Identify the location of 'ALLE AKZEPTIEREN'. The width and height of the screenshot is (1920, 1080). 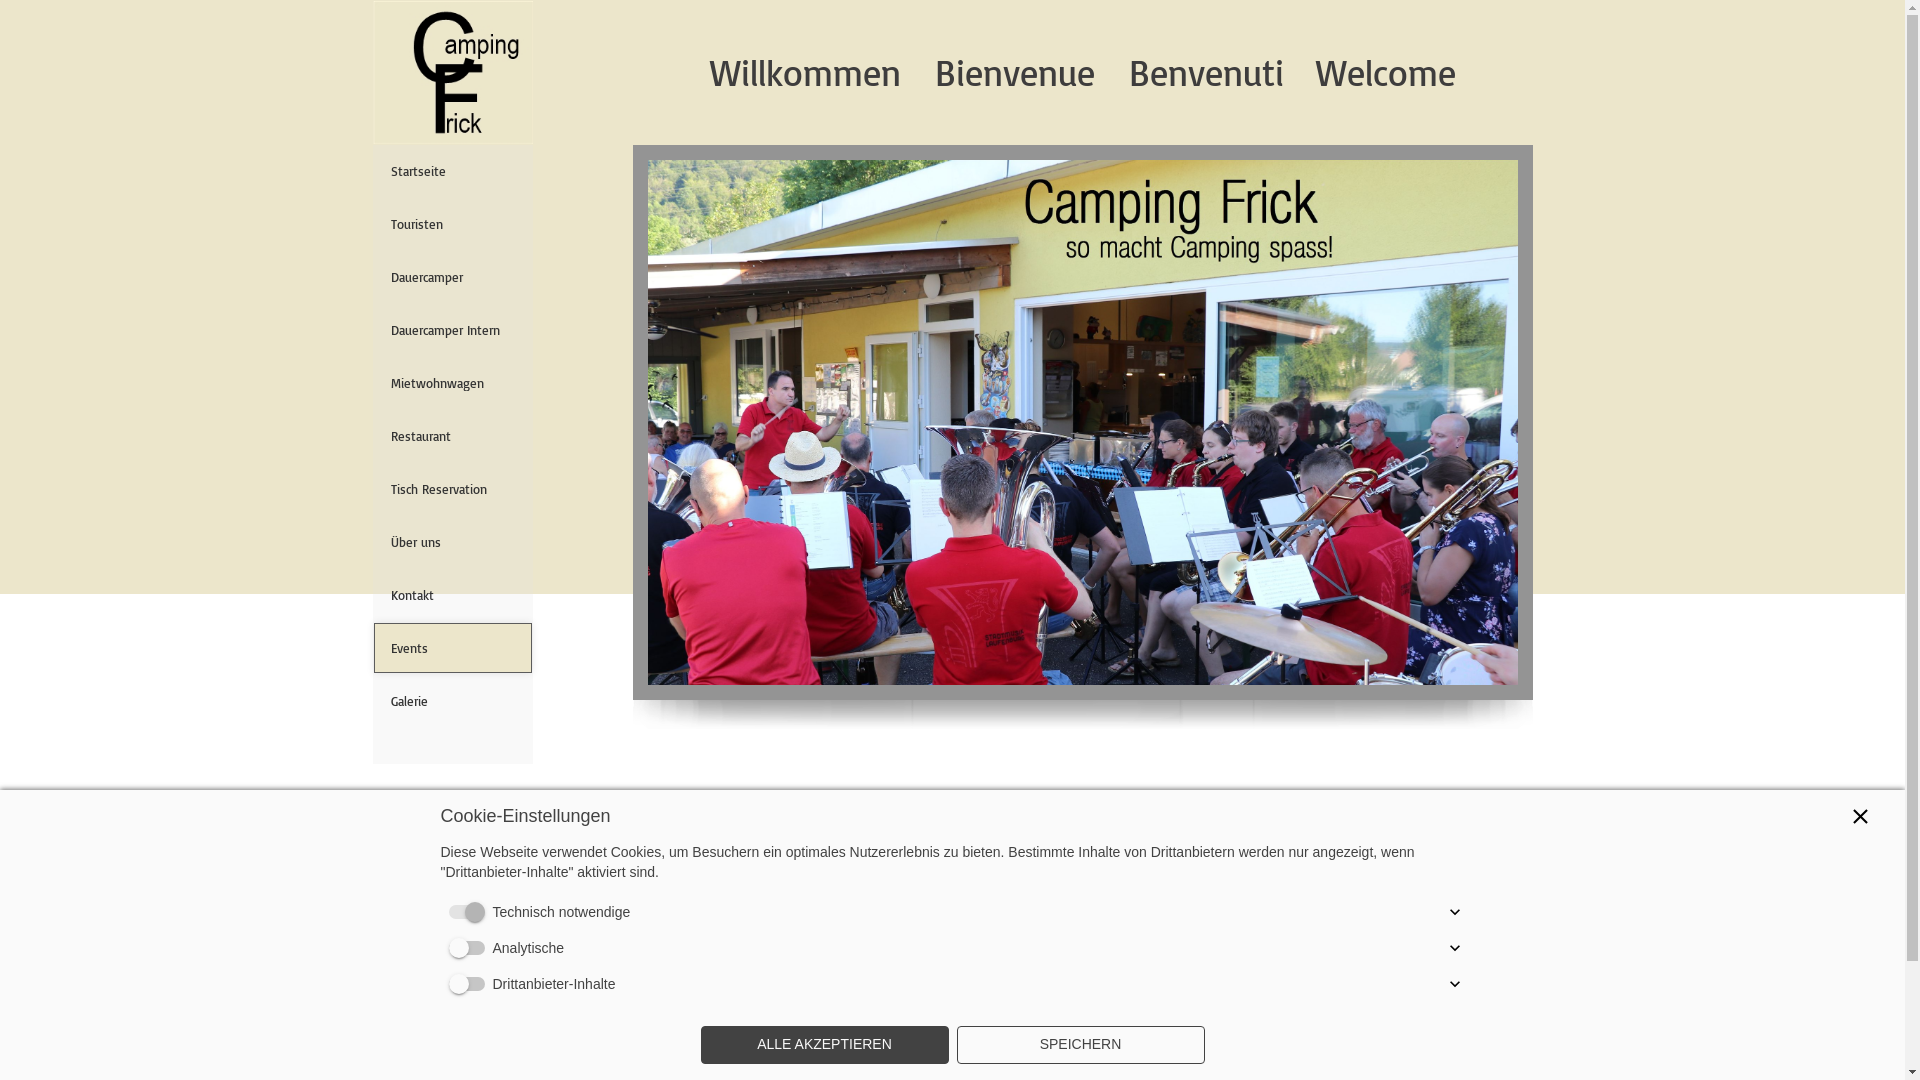
(824, 1044).